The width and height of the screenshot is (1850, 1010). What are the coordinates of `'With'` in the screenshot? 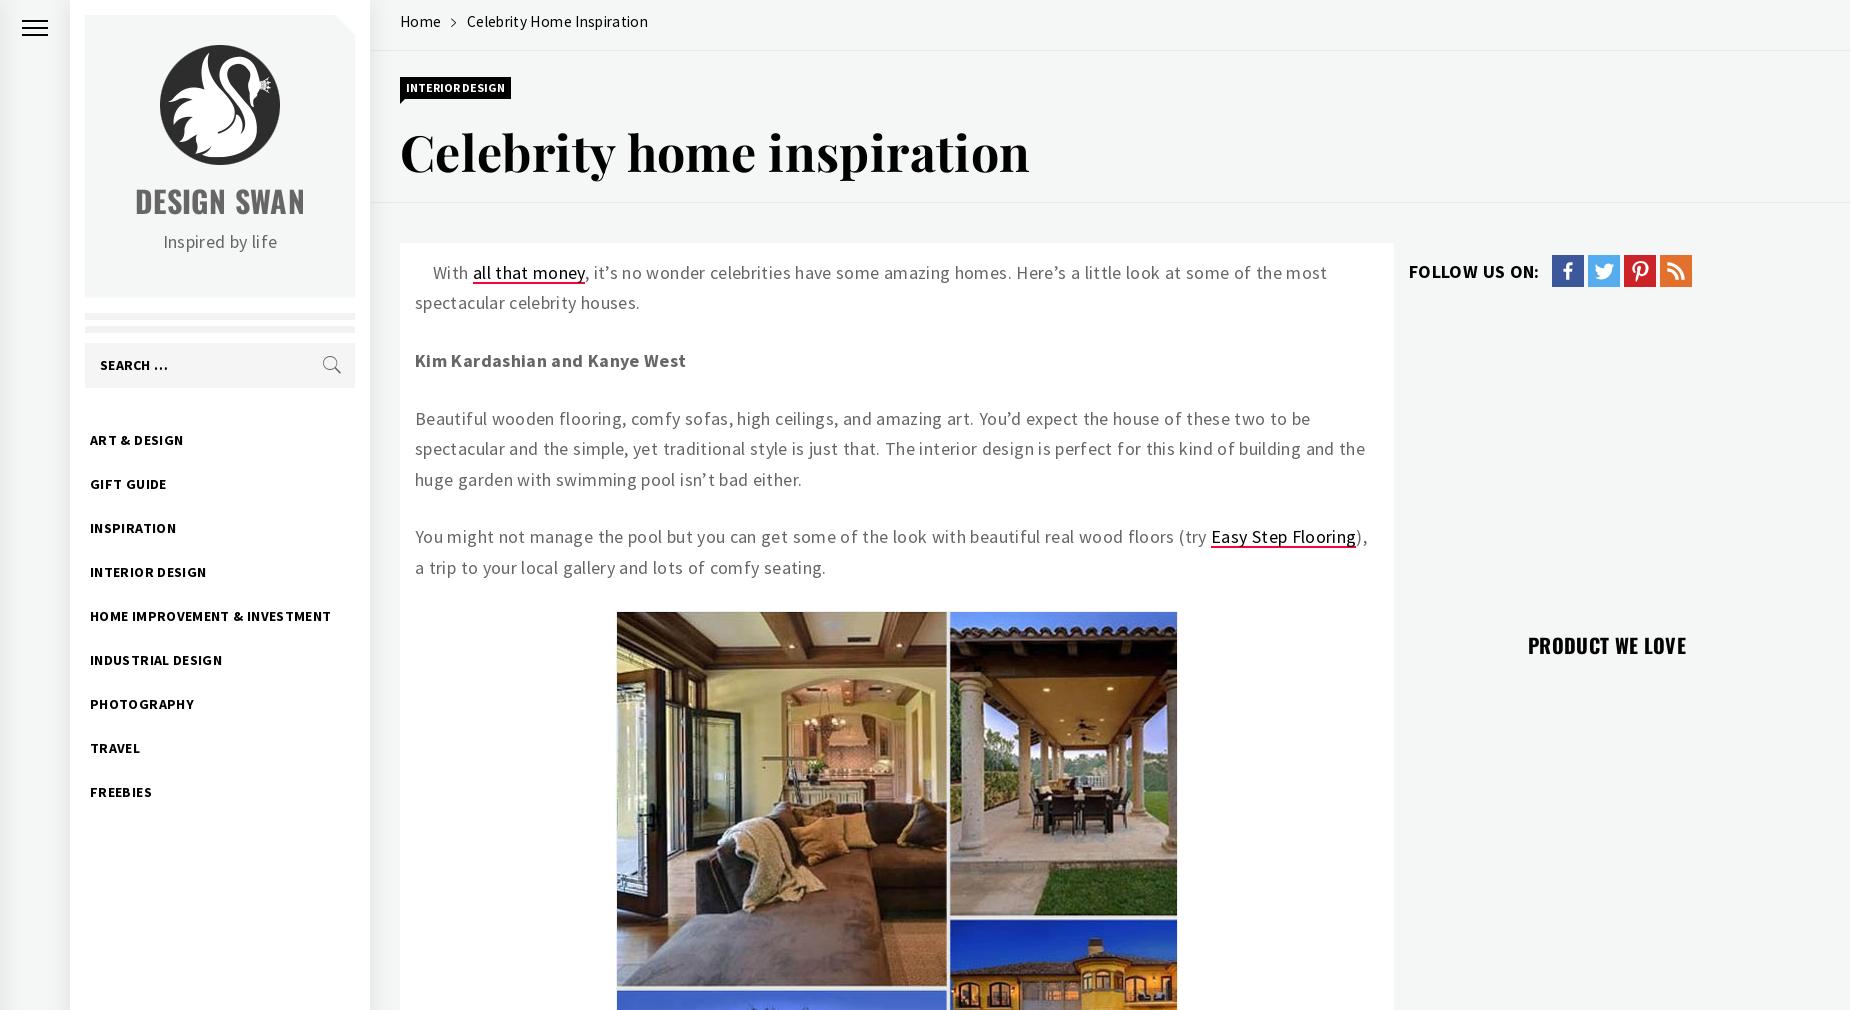 It's located at (451, 271).